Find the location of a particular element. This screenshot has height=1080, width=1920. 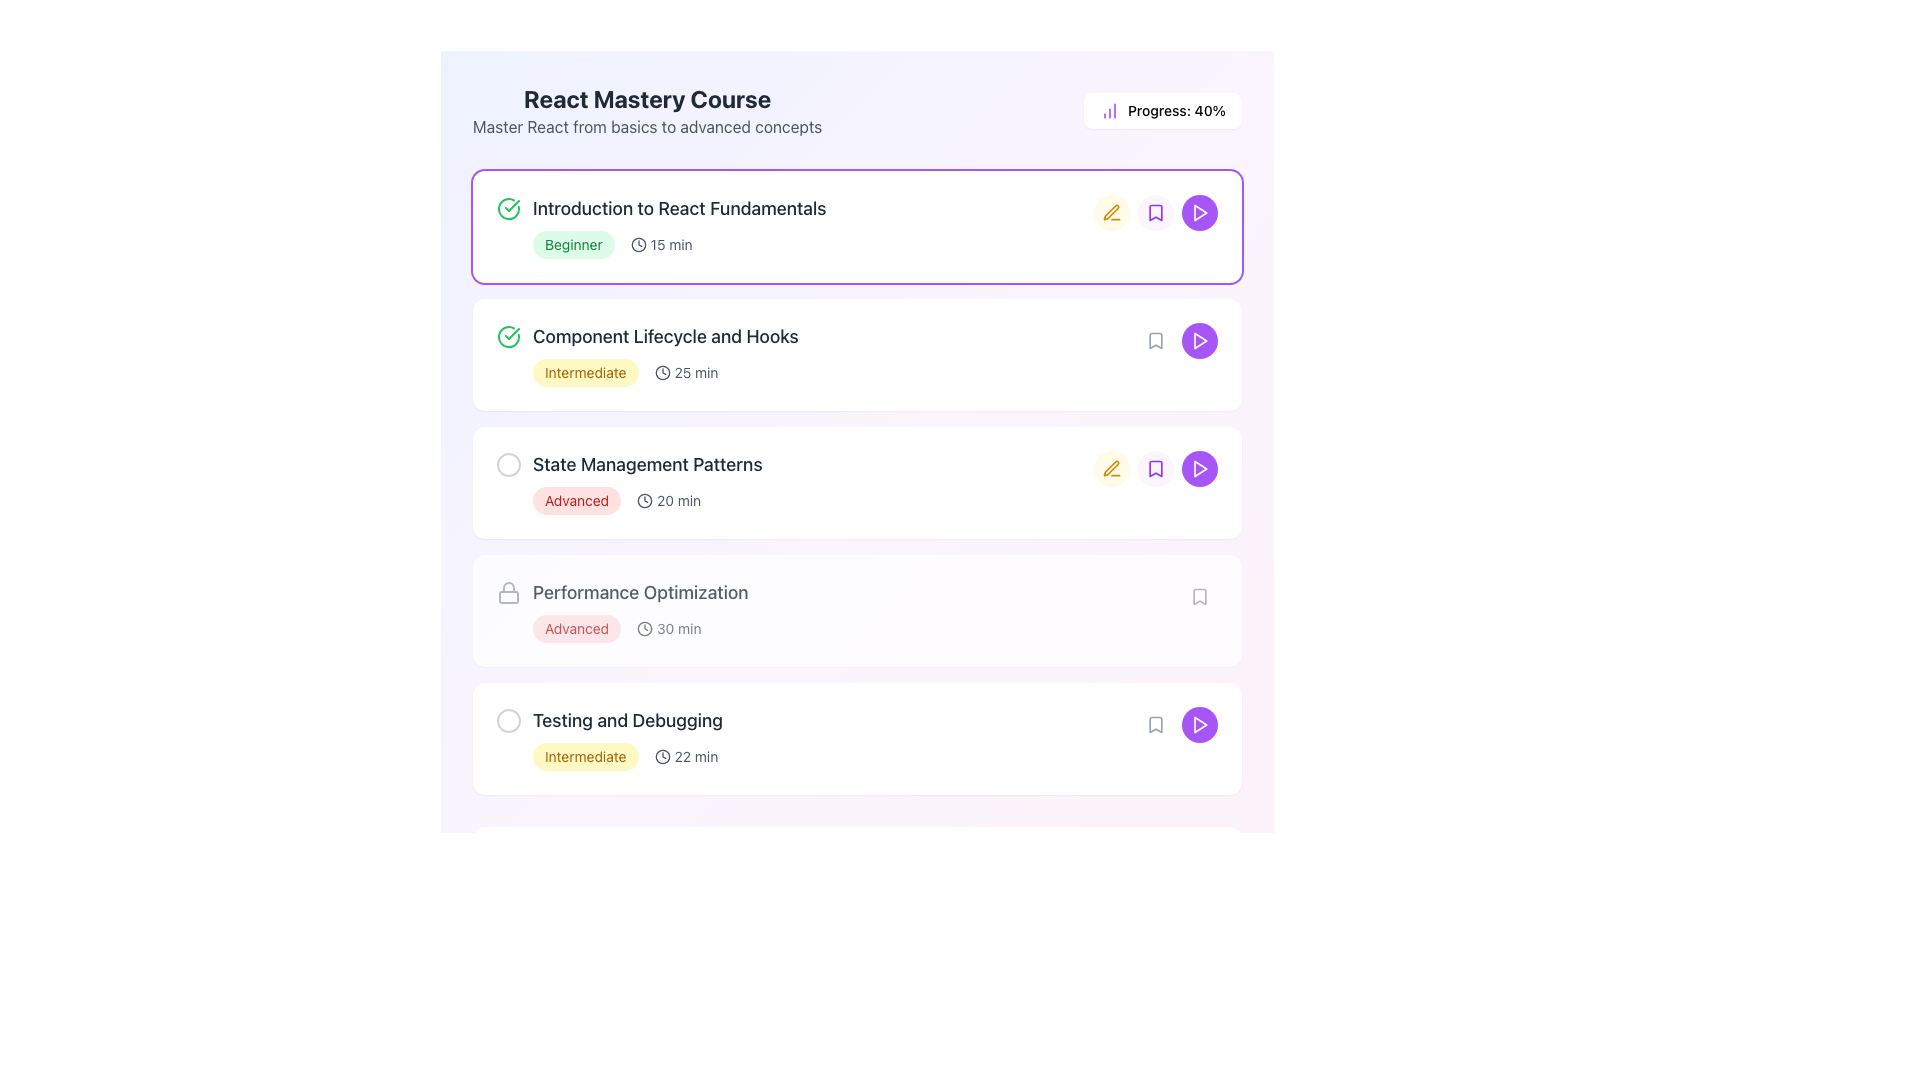

the decorative SVG icon indicating time-related detail for the 'Introduction to React Fundamentals' course, located next to the estimated completion time and above the 'Beginner' tag is located at coordinates (645, 500).